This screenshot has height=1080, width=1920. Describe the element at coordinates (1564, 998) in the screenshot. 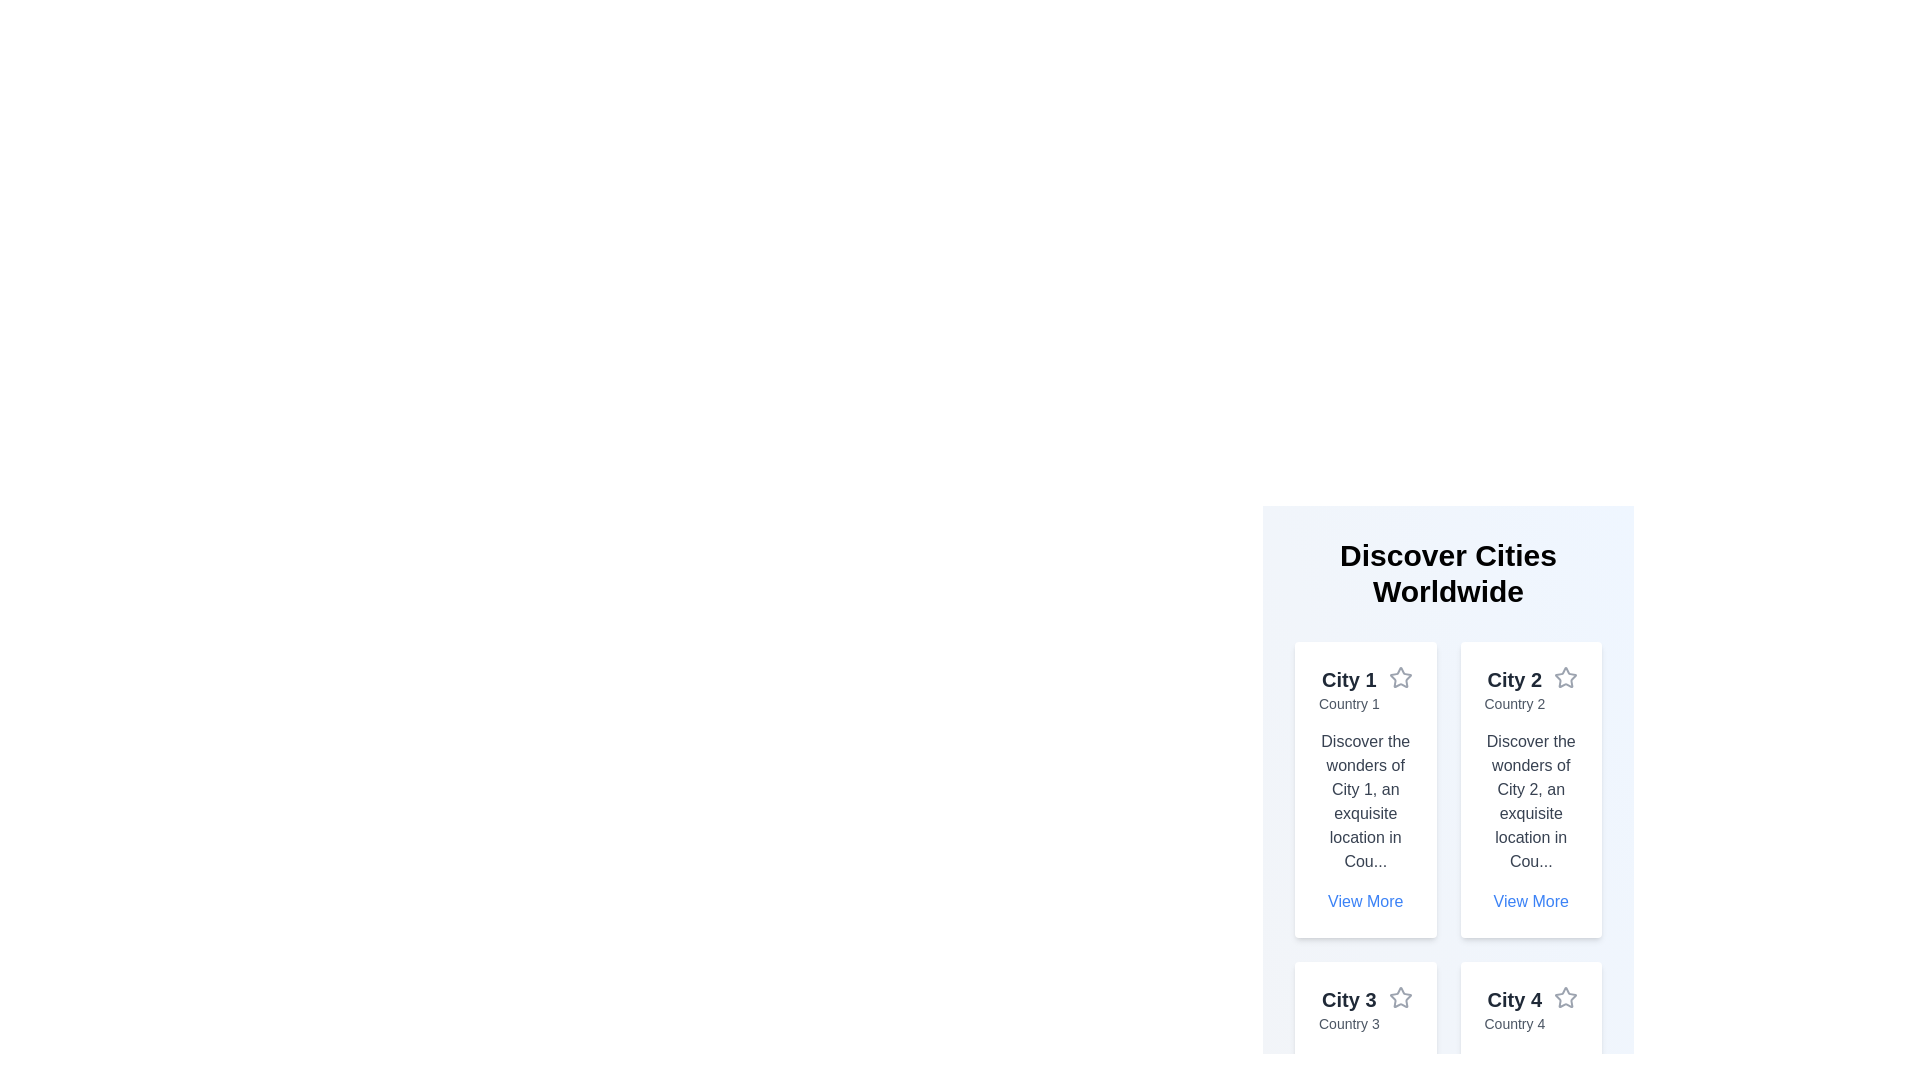

I see `the star icon located in the bottom-right portion of the 'City 4' card` at that location.